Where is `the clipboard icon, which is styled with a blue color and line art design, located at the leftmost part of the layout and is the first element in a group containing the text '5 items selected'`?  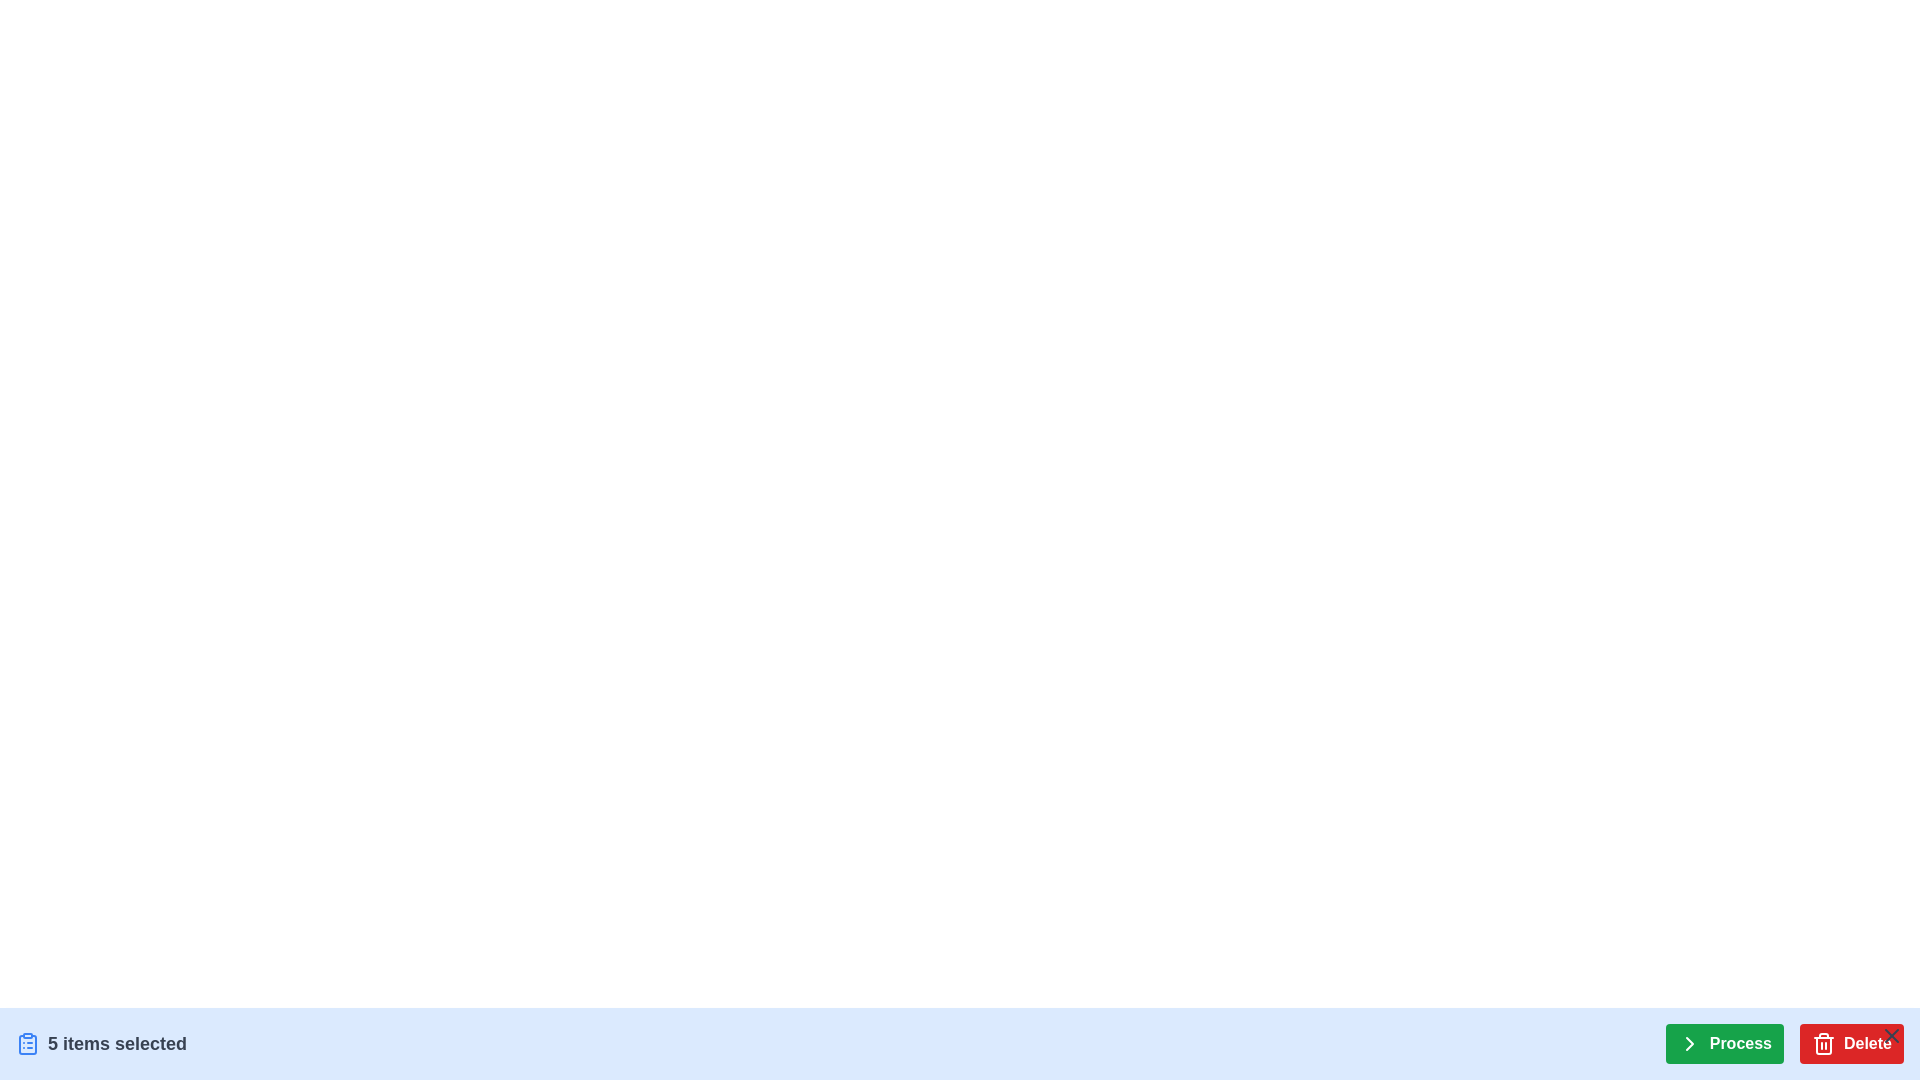
the clipboard icon, which is styled with a blue color and line art design, located at the leftmost part of the layout and is the first element in a group containing the text '5 items selected' is located at coordinates (28, 1043).